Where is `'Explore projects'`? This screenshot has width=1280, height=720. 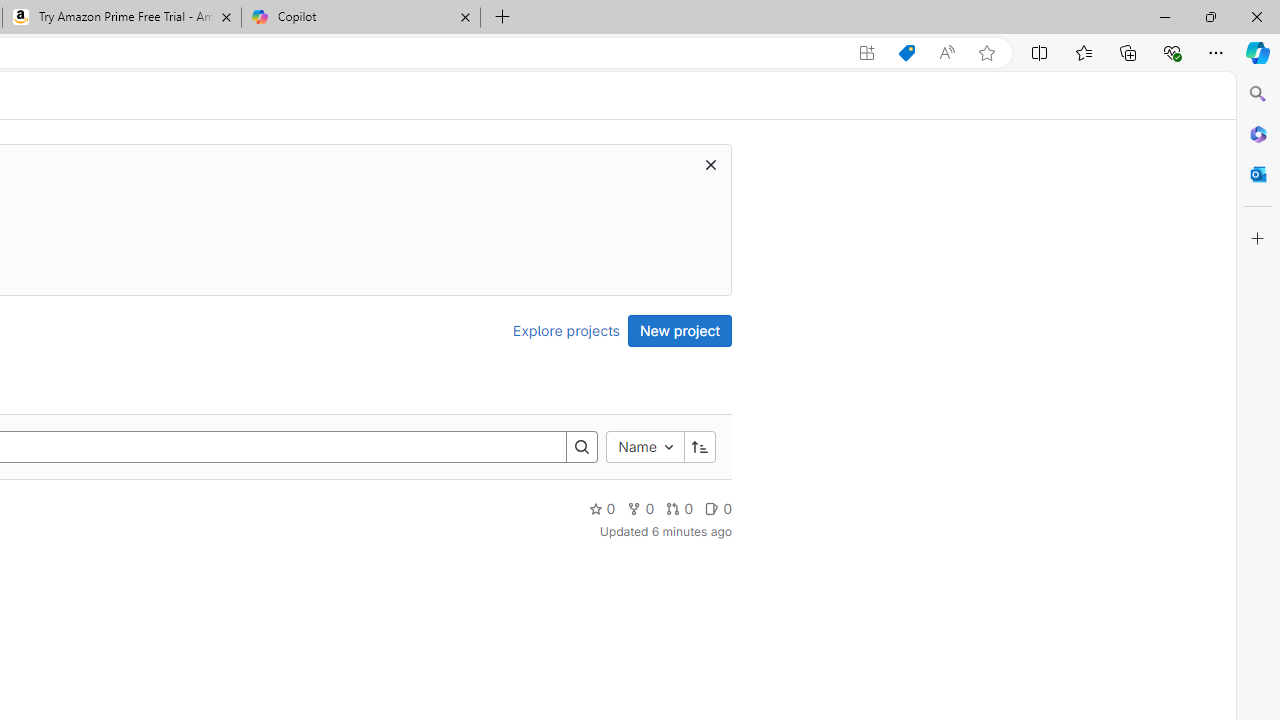
'Explore projects' is located at coordinates (564, 329).